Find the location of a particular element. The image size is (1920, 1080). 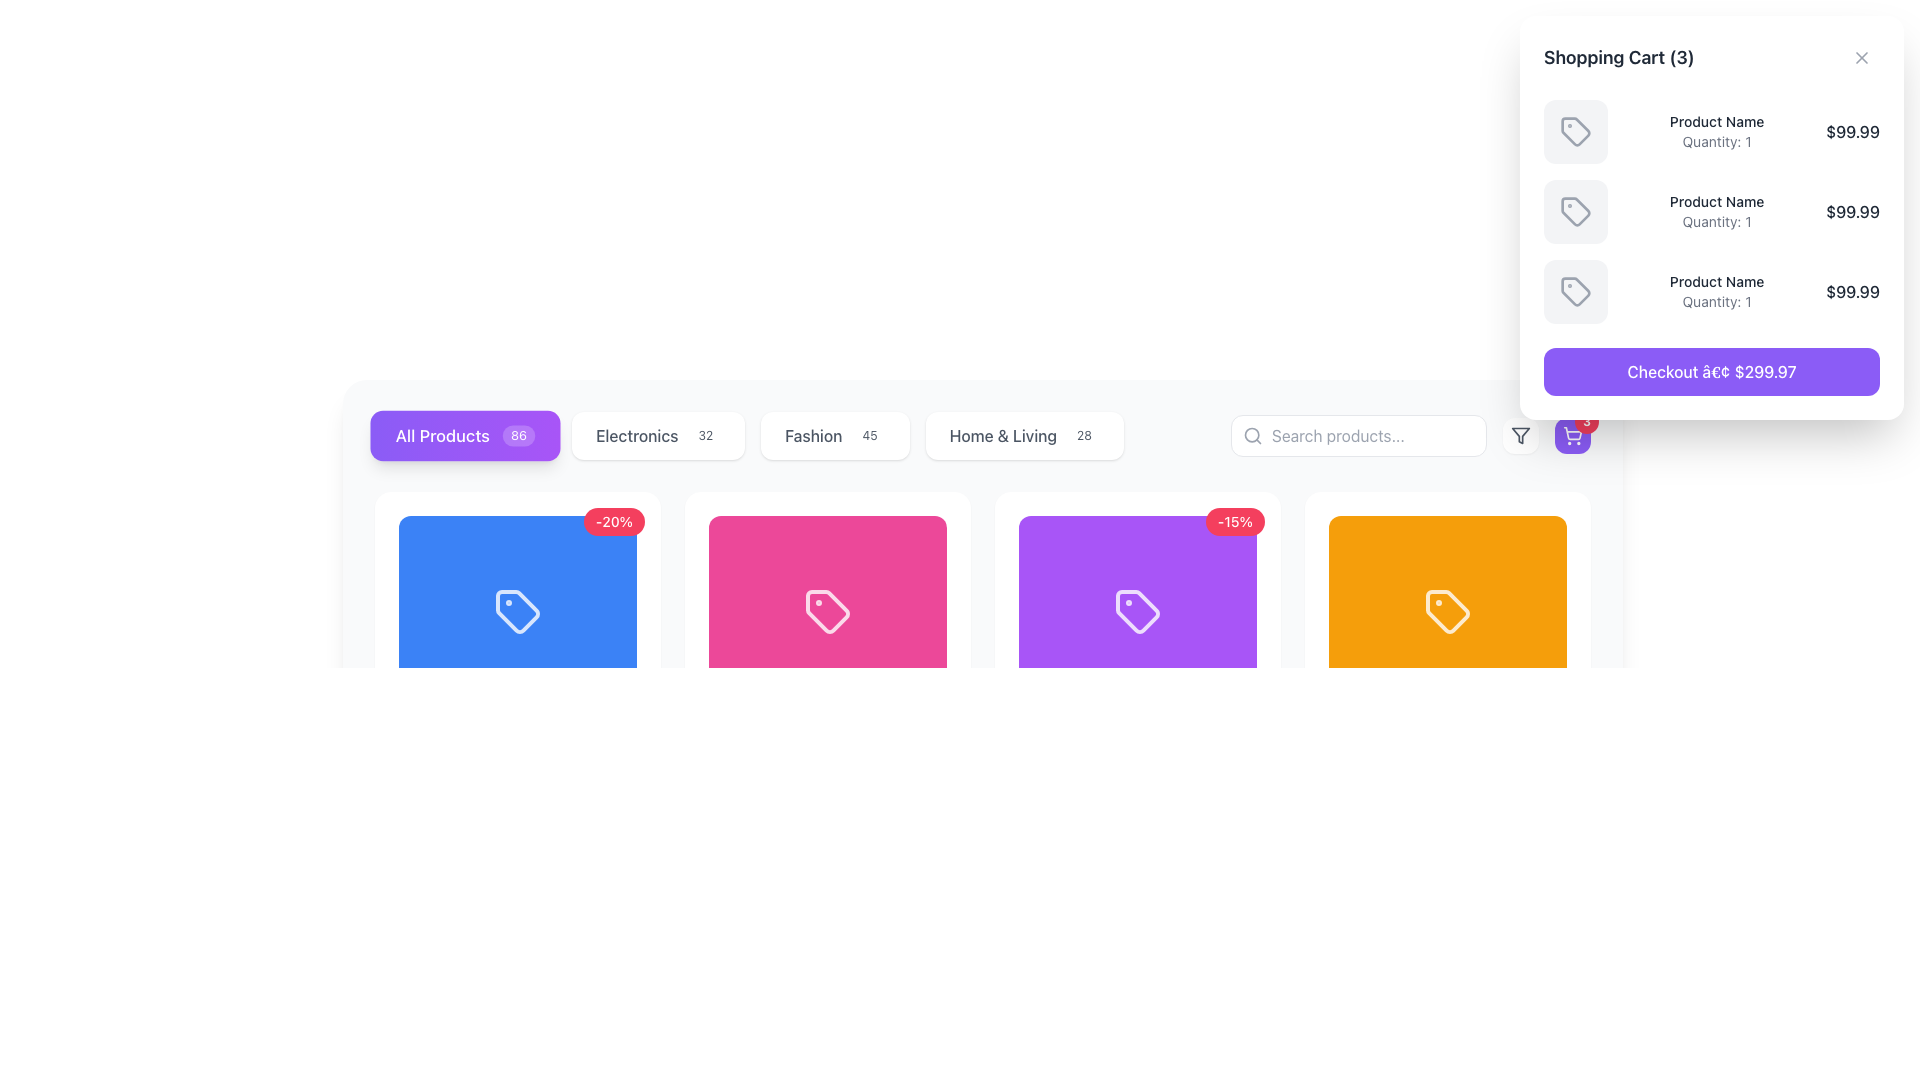

the specific category button in the navigation menu located centrally below the horizontal toolbar to switch views is located at coordinates (748, 434).